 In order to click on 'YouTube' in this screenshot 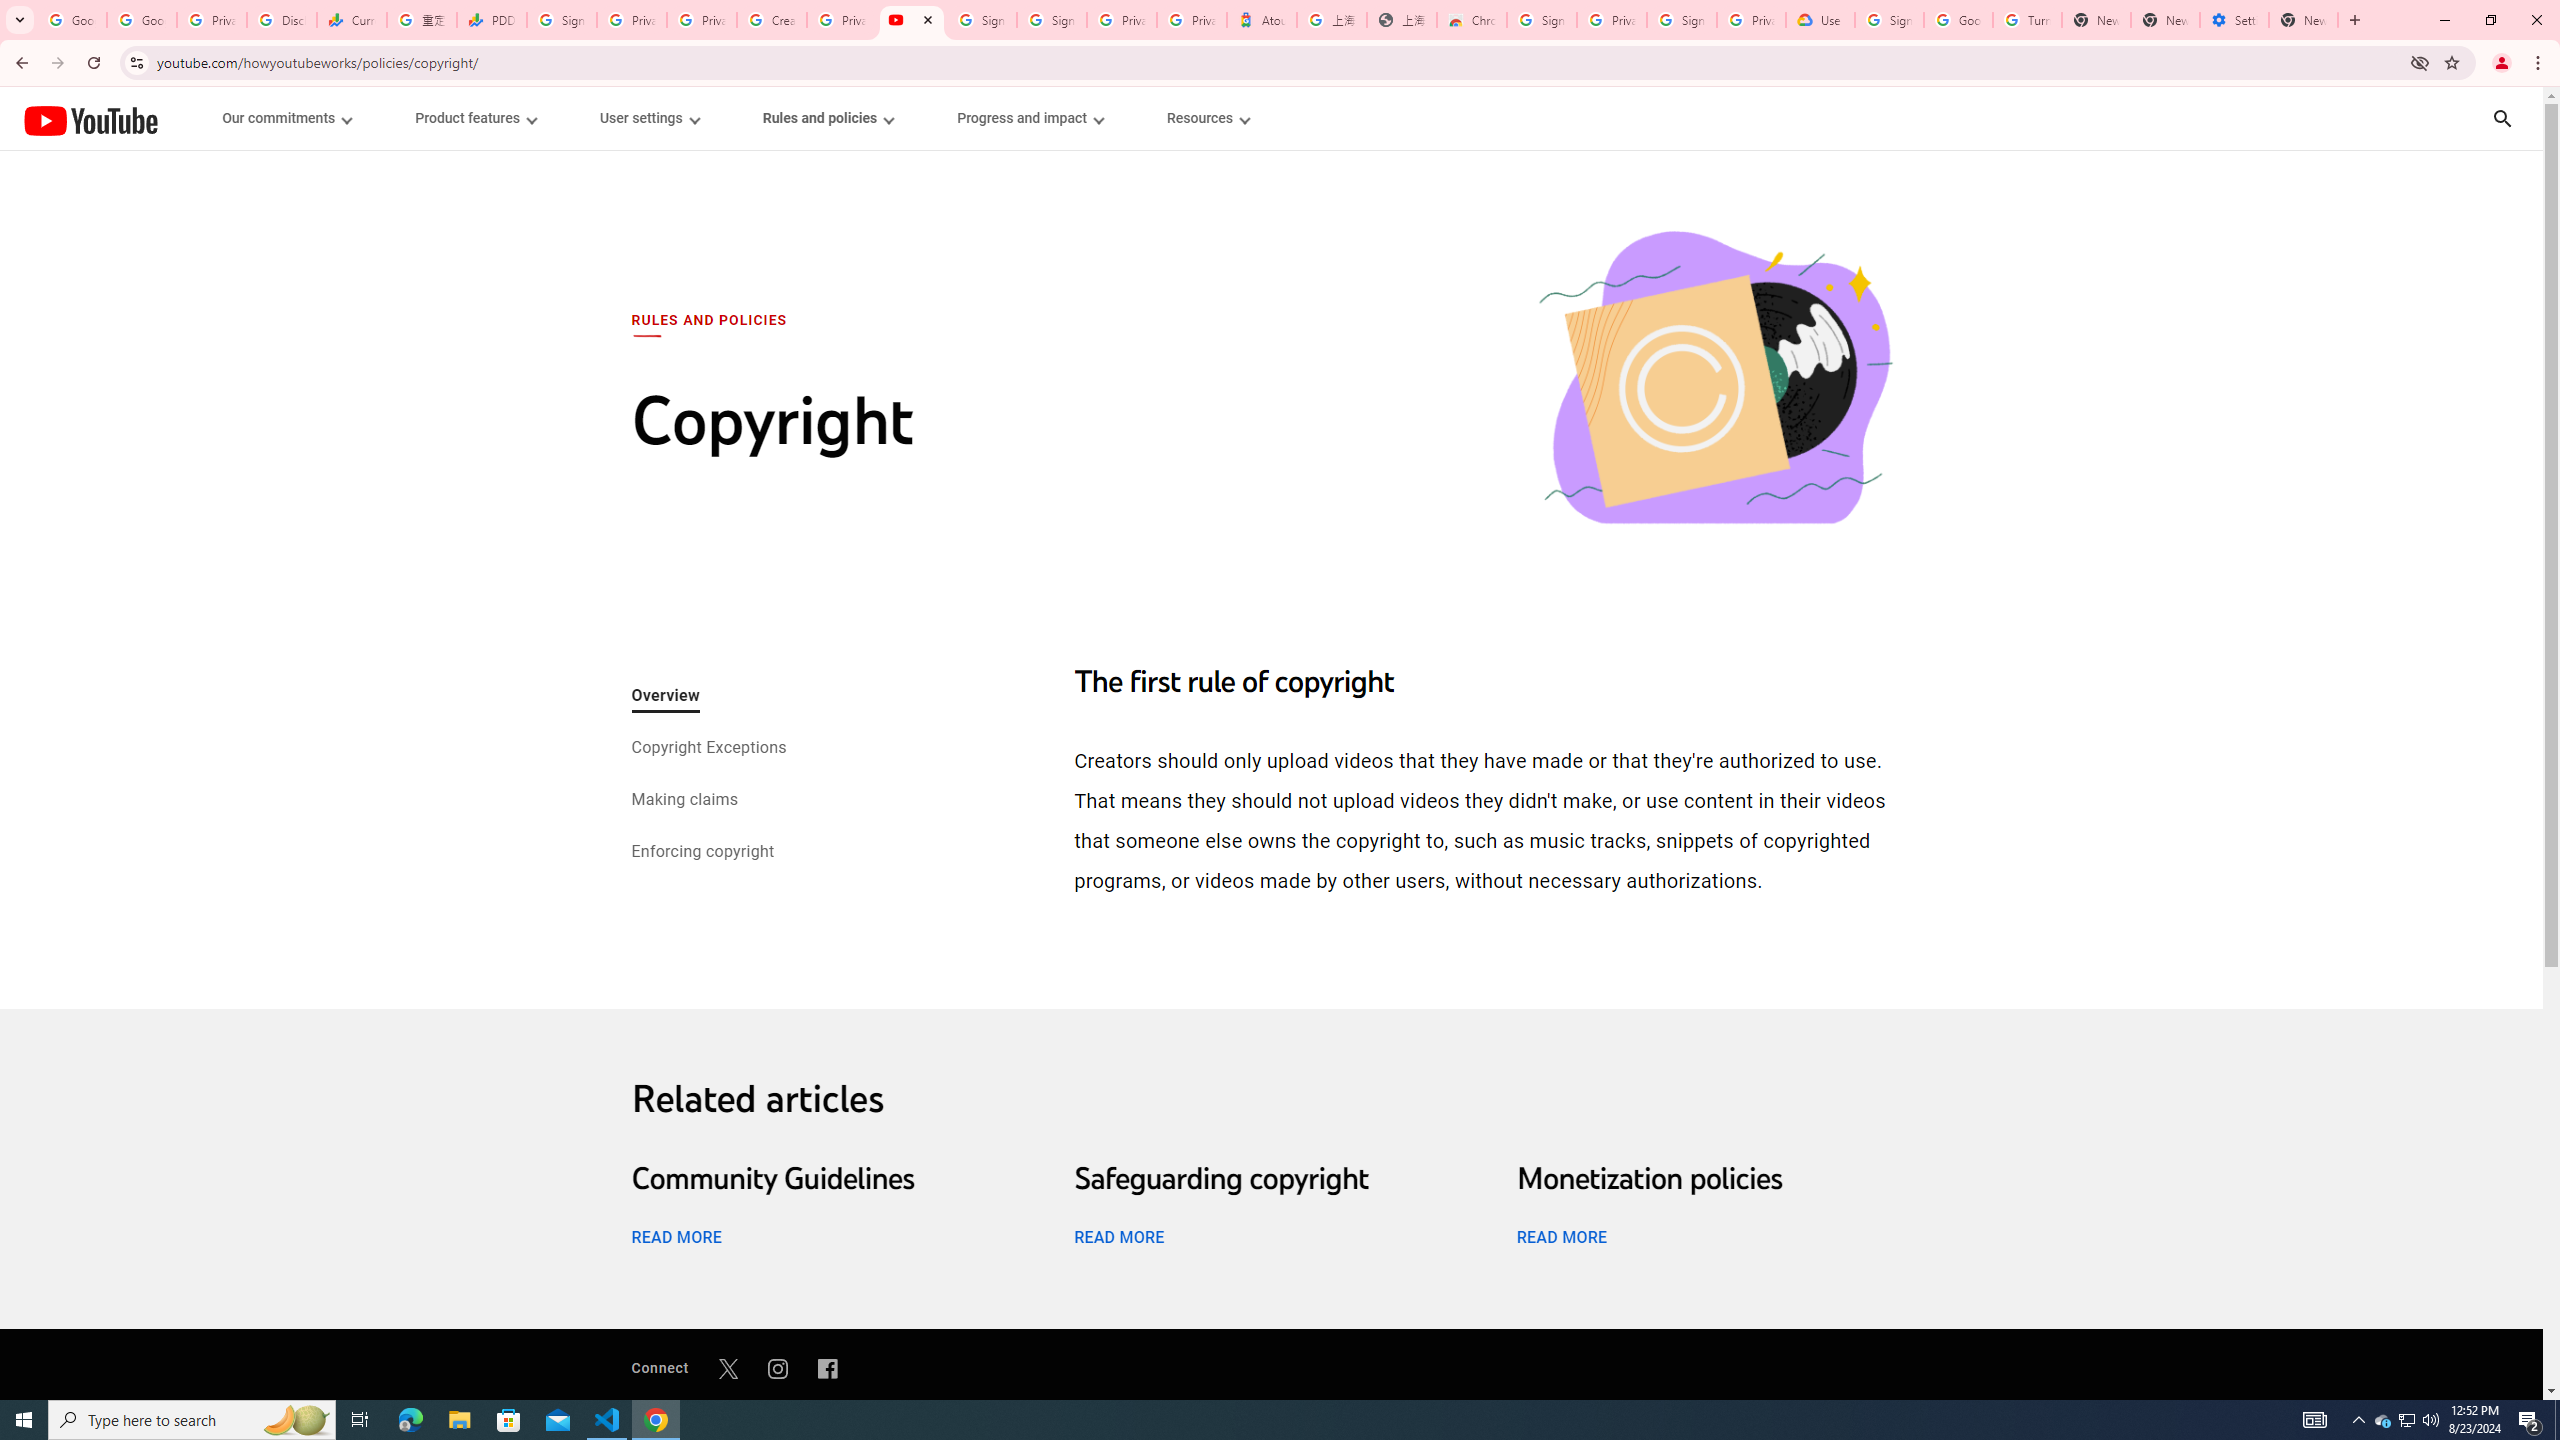, I will do `click(89, 119)`.